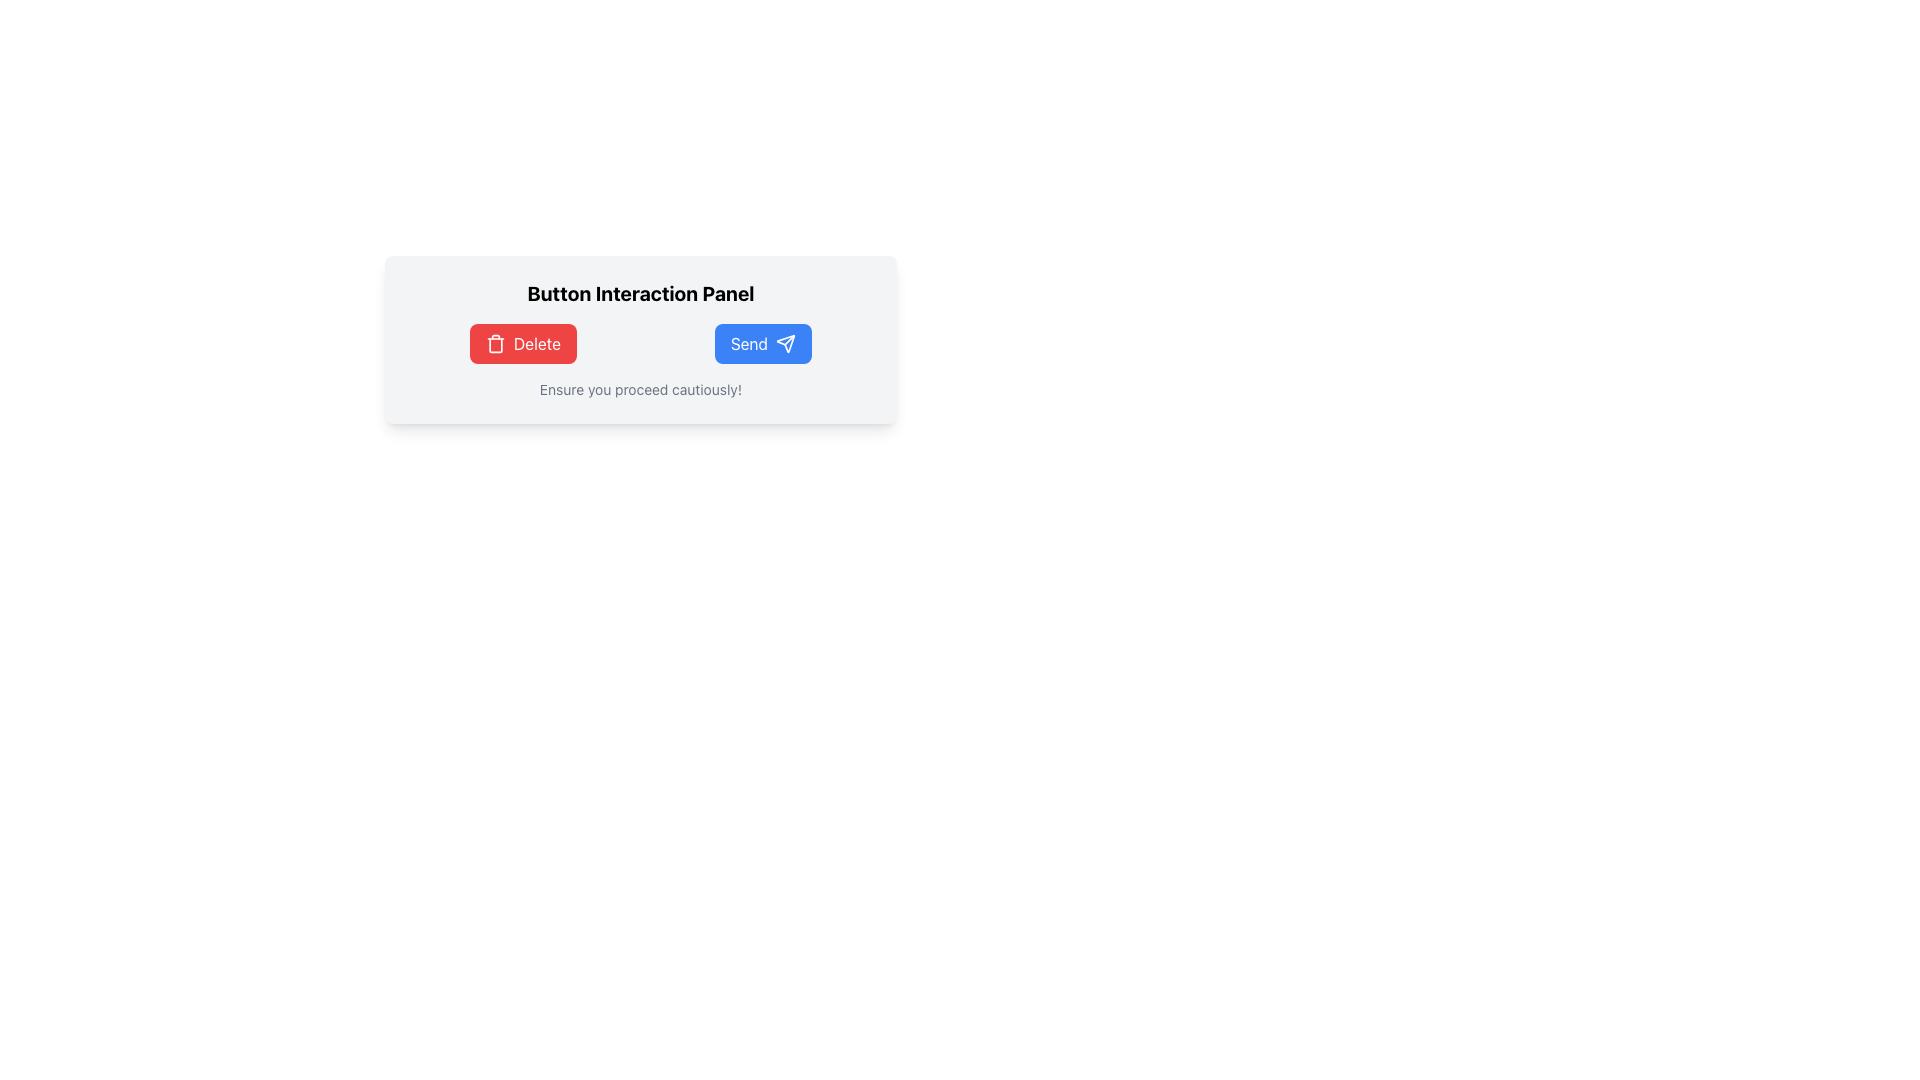  Describe the element at coordinates (523, 342) in the screenshot. I see `the red 'Delete' button located on the left side of the pair of buttons under the 'Button Interaction Panel' header` at that location.